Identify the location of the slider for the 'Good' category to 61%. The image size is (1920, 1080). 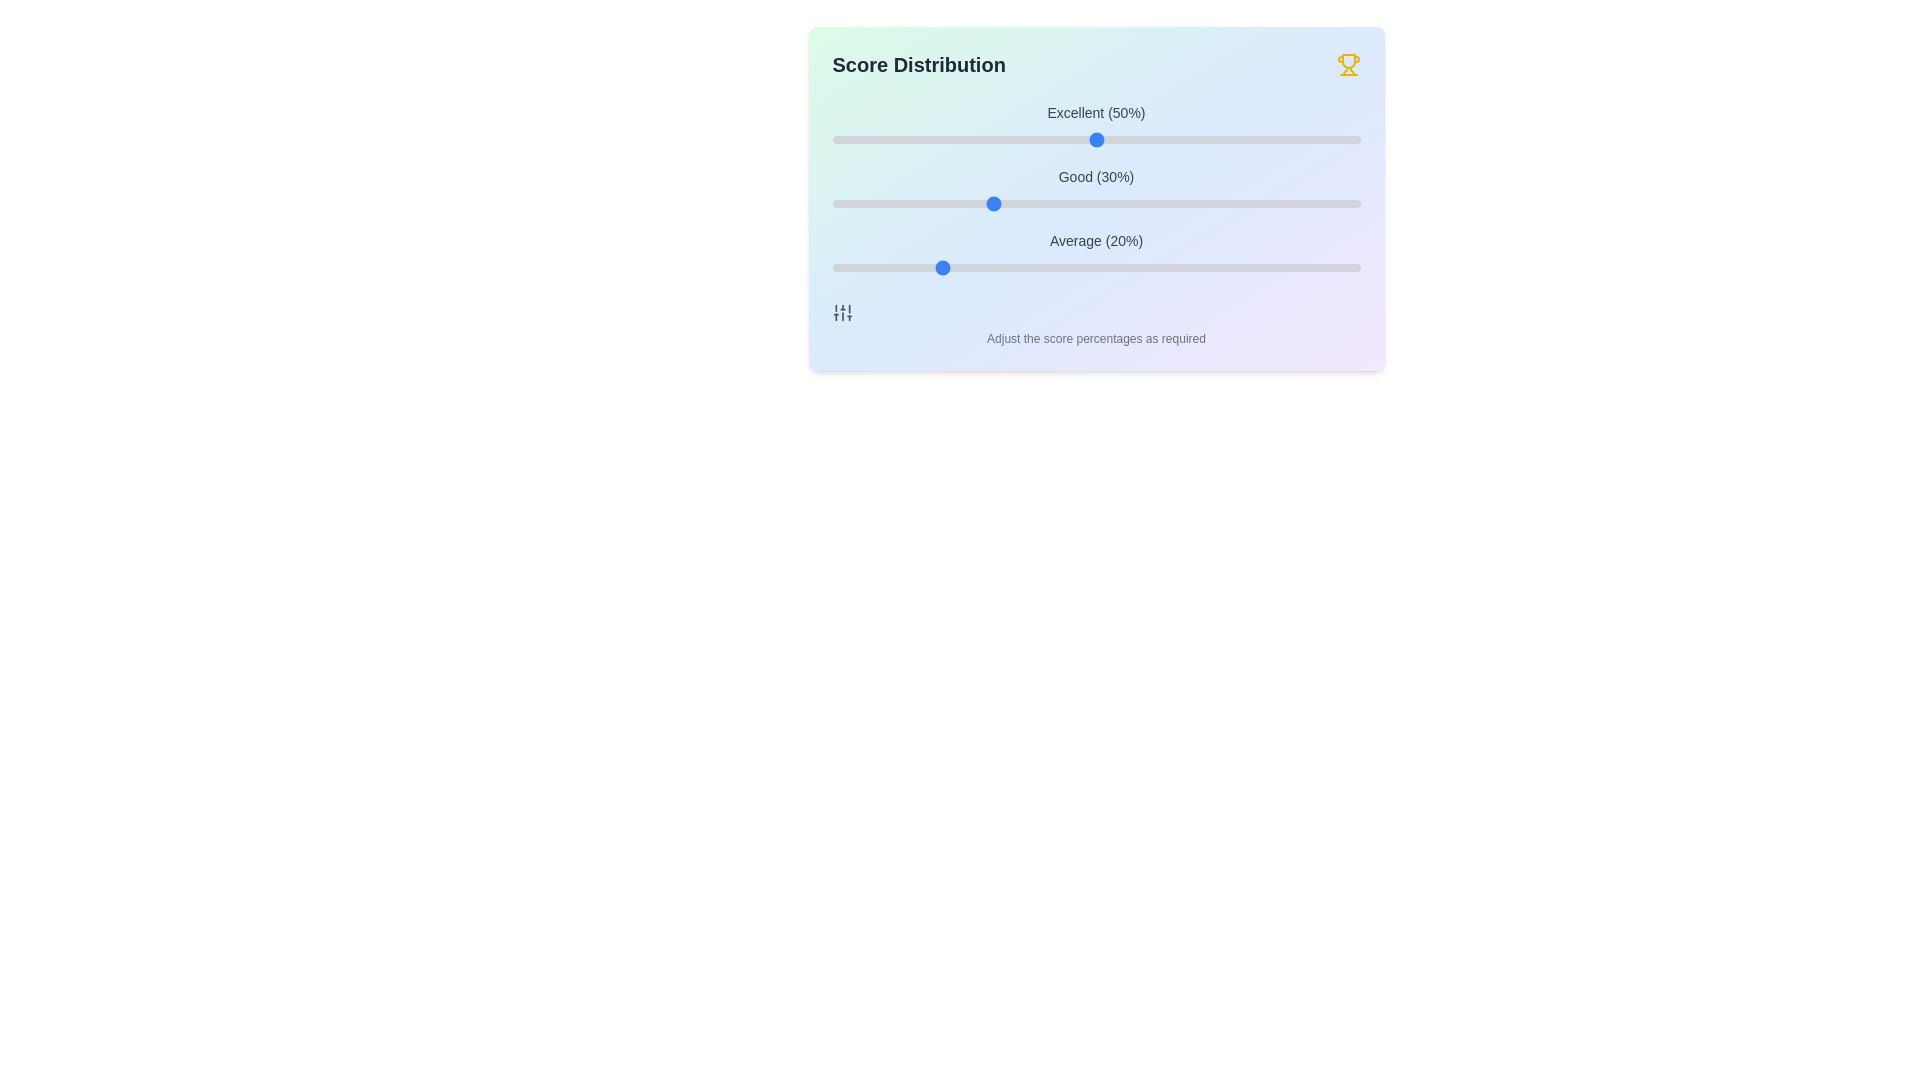
(1154, 204).